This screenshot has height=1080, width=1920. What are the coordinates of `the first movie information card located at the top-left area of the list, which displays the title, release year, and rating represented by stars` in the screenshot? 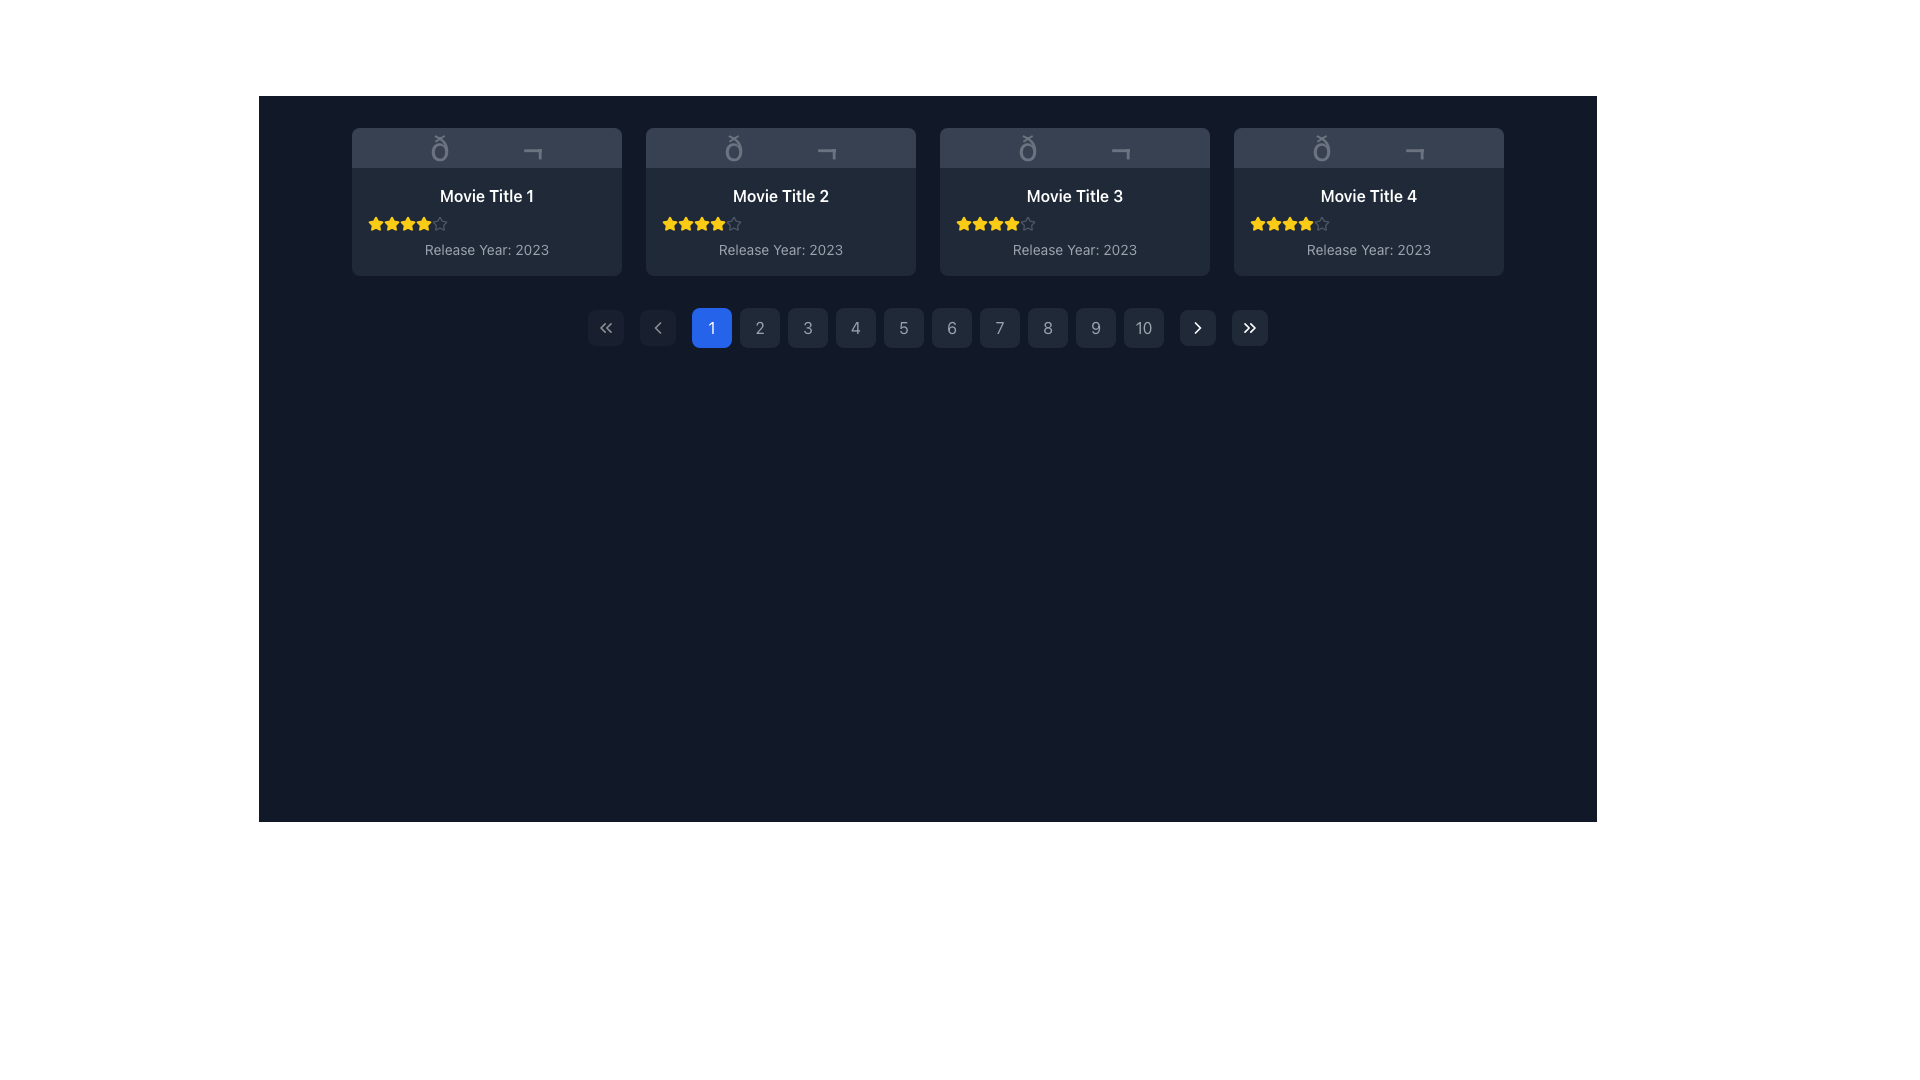 It's located at (486, 222).